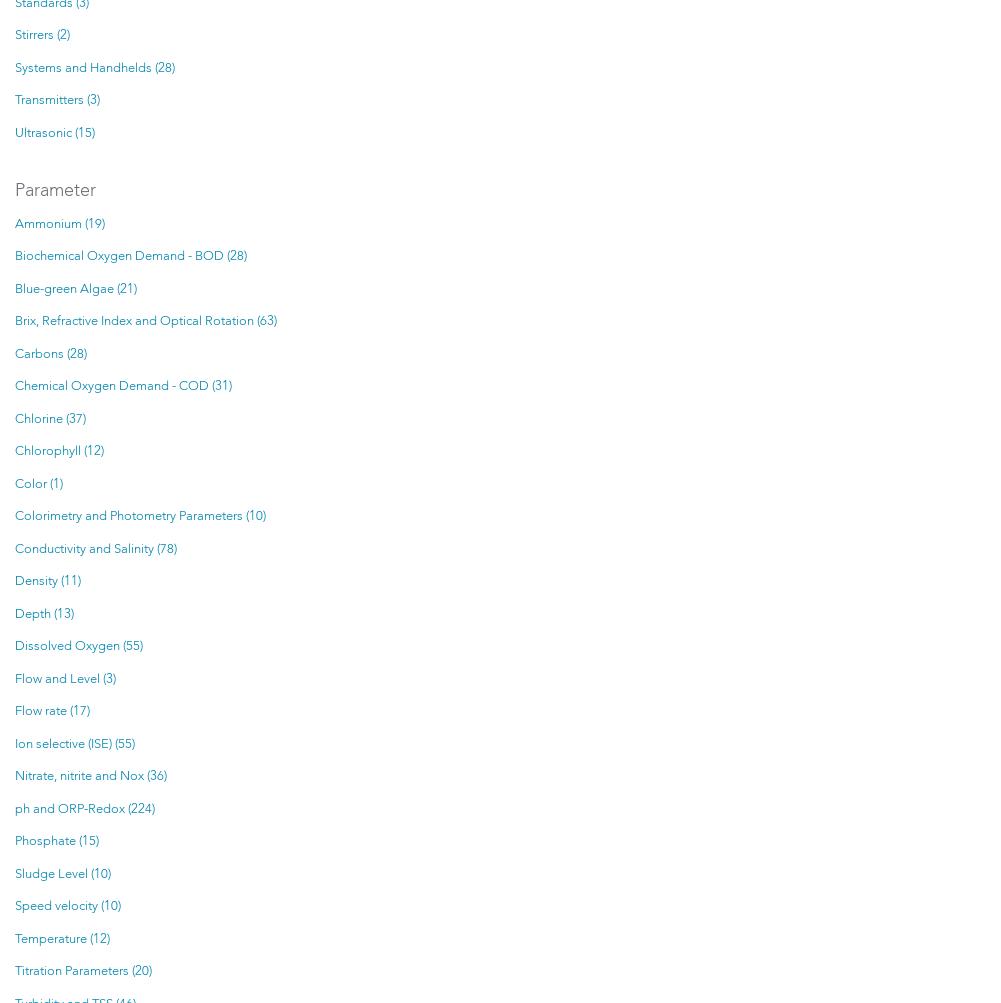  Describe the element at coordinates (77, 646) in the screenshot. I see `'Dissolved Oxygen (55)'` at that location.